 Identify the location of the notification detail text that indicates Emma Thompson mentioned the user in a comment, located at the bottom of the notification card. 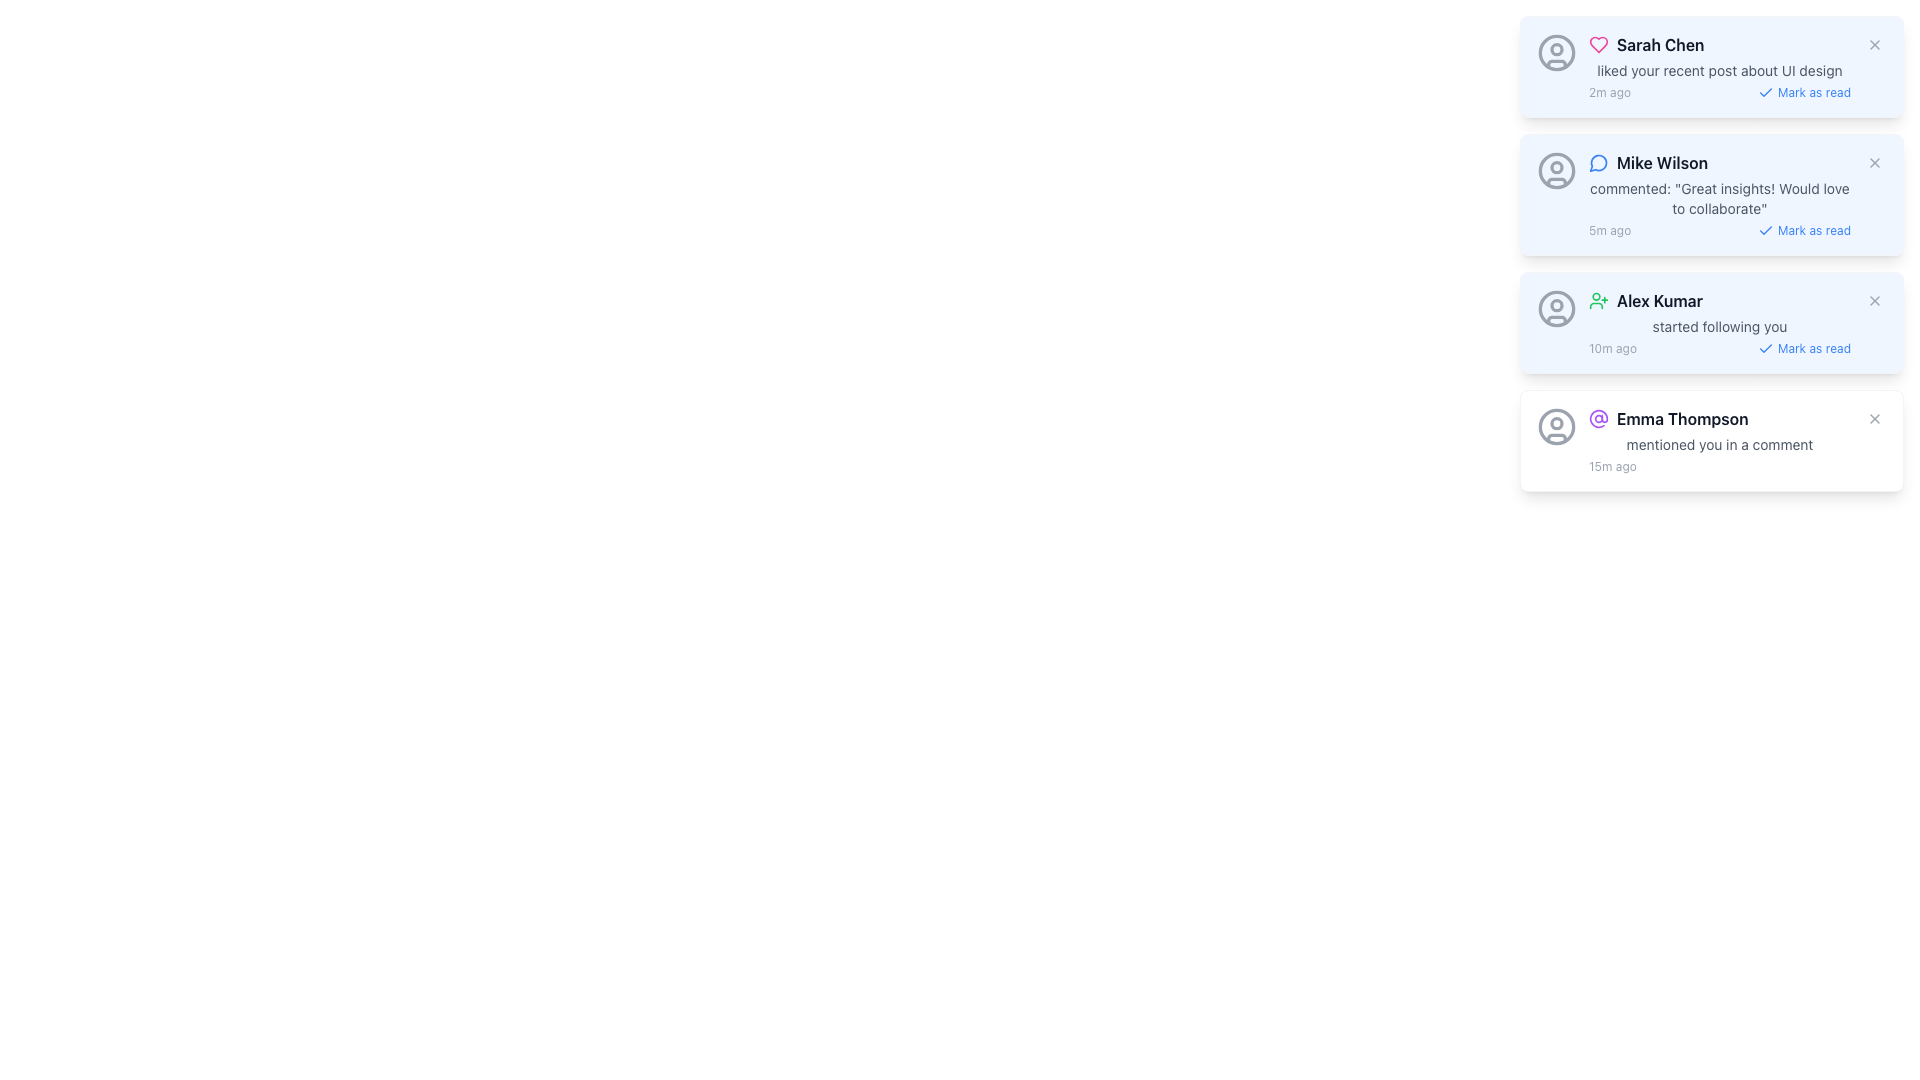
(1718, 443).